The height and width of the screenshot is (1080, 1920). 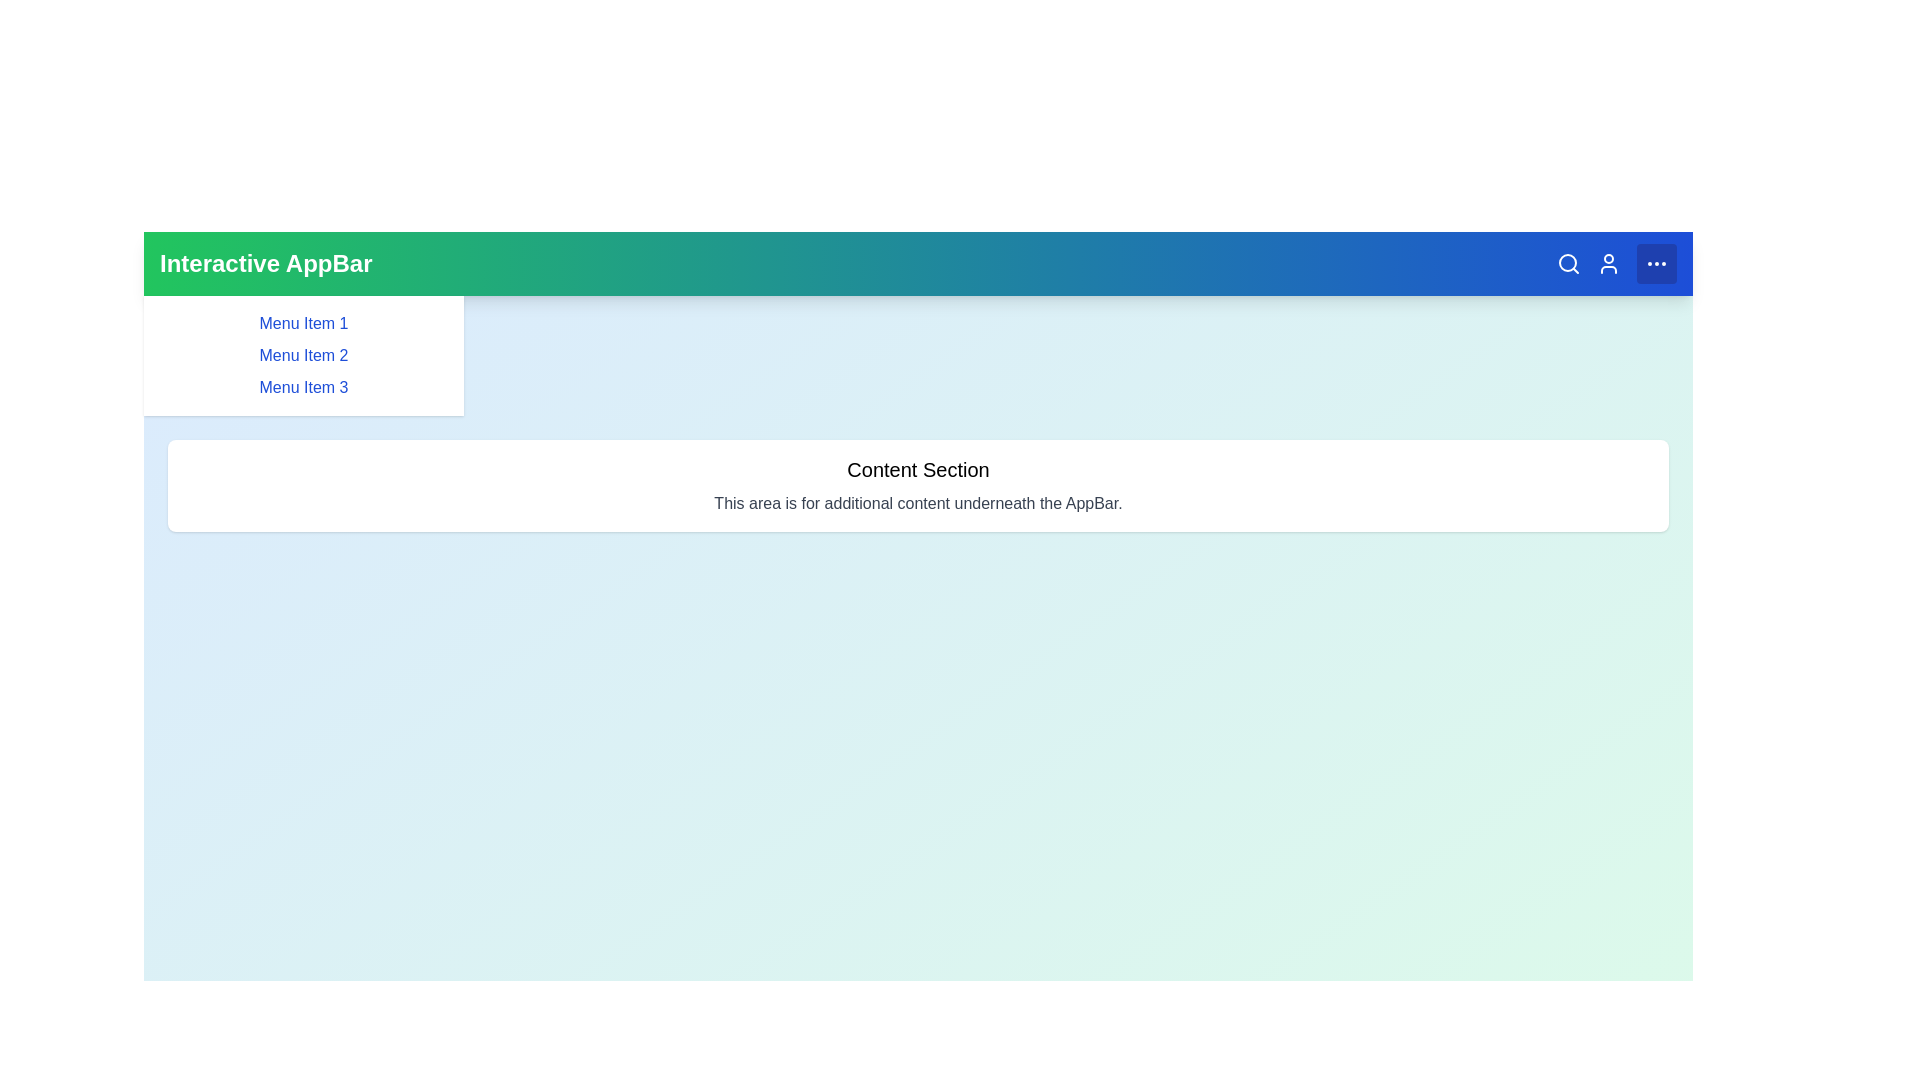 What do you see at coordinates (1608, 262) in the screenshot?
I see `the user icon to access user-related actions` at bounding box center [1608, 262].